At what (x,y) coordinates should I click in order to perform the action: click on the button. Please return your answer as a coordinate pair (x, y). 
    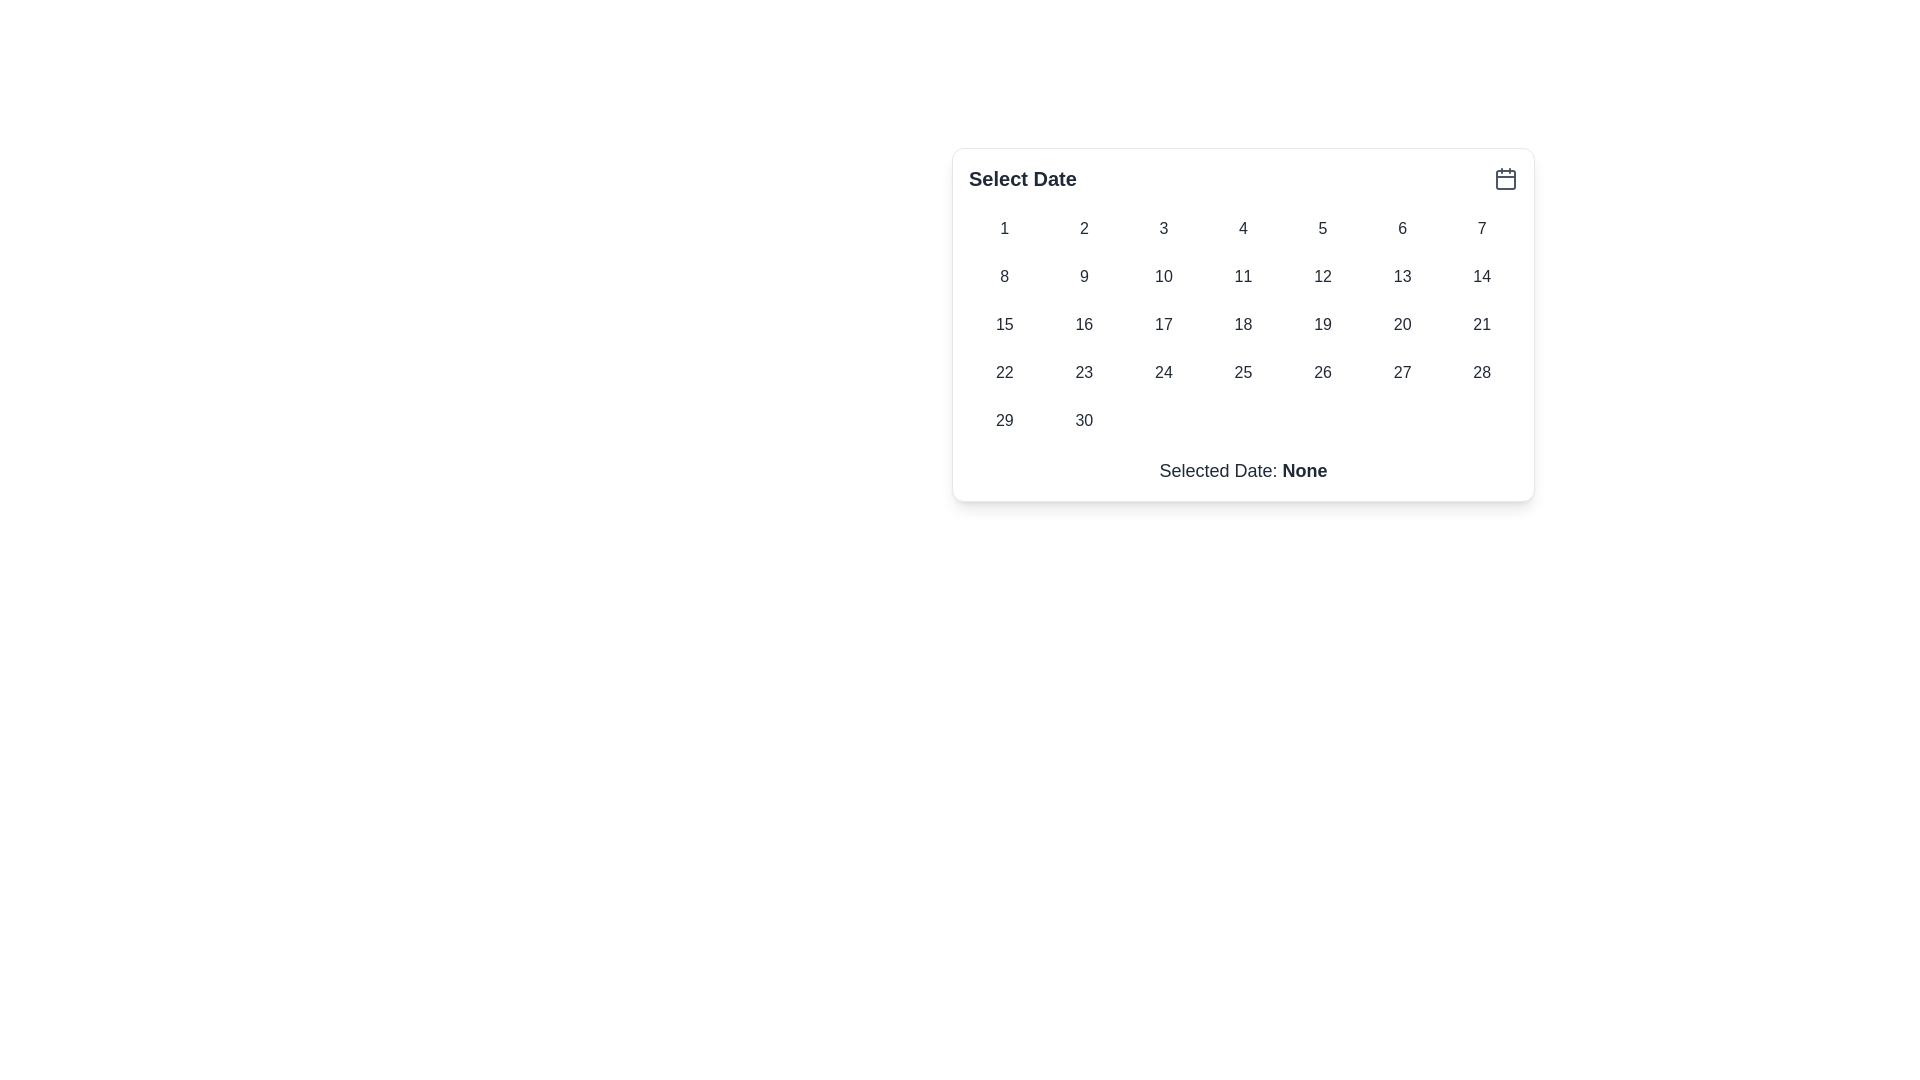
    Looking at the image, I should click on (1323, 323).